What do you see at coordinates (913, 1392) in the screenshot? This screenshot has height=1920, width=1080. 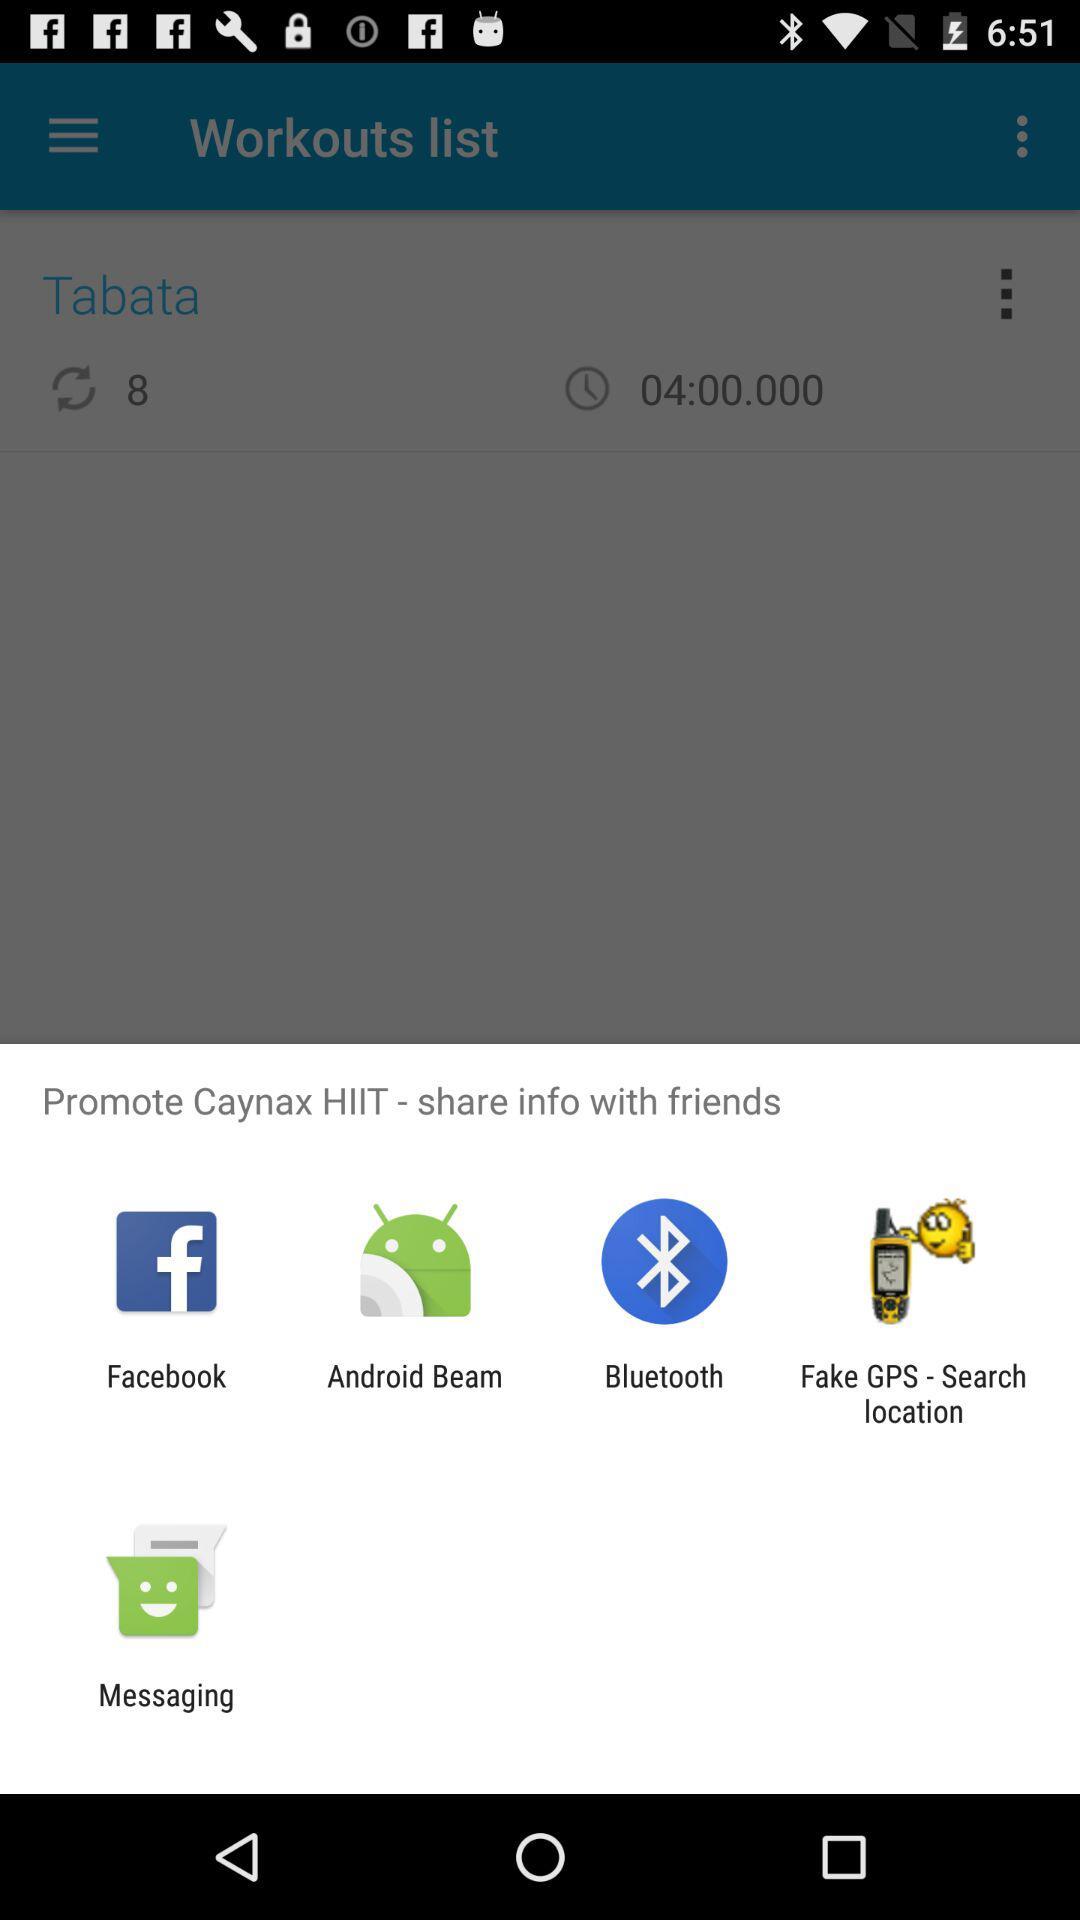 I see `fake gps search app` at bounding box center [913, 1392].